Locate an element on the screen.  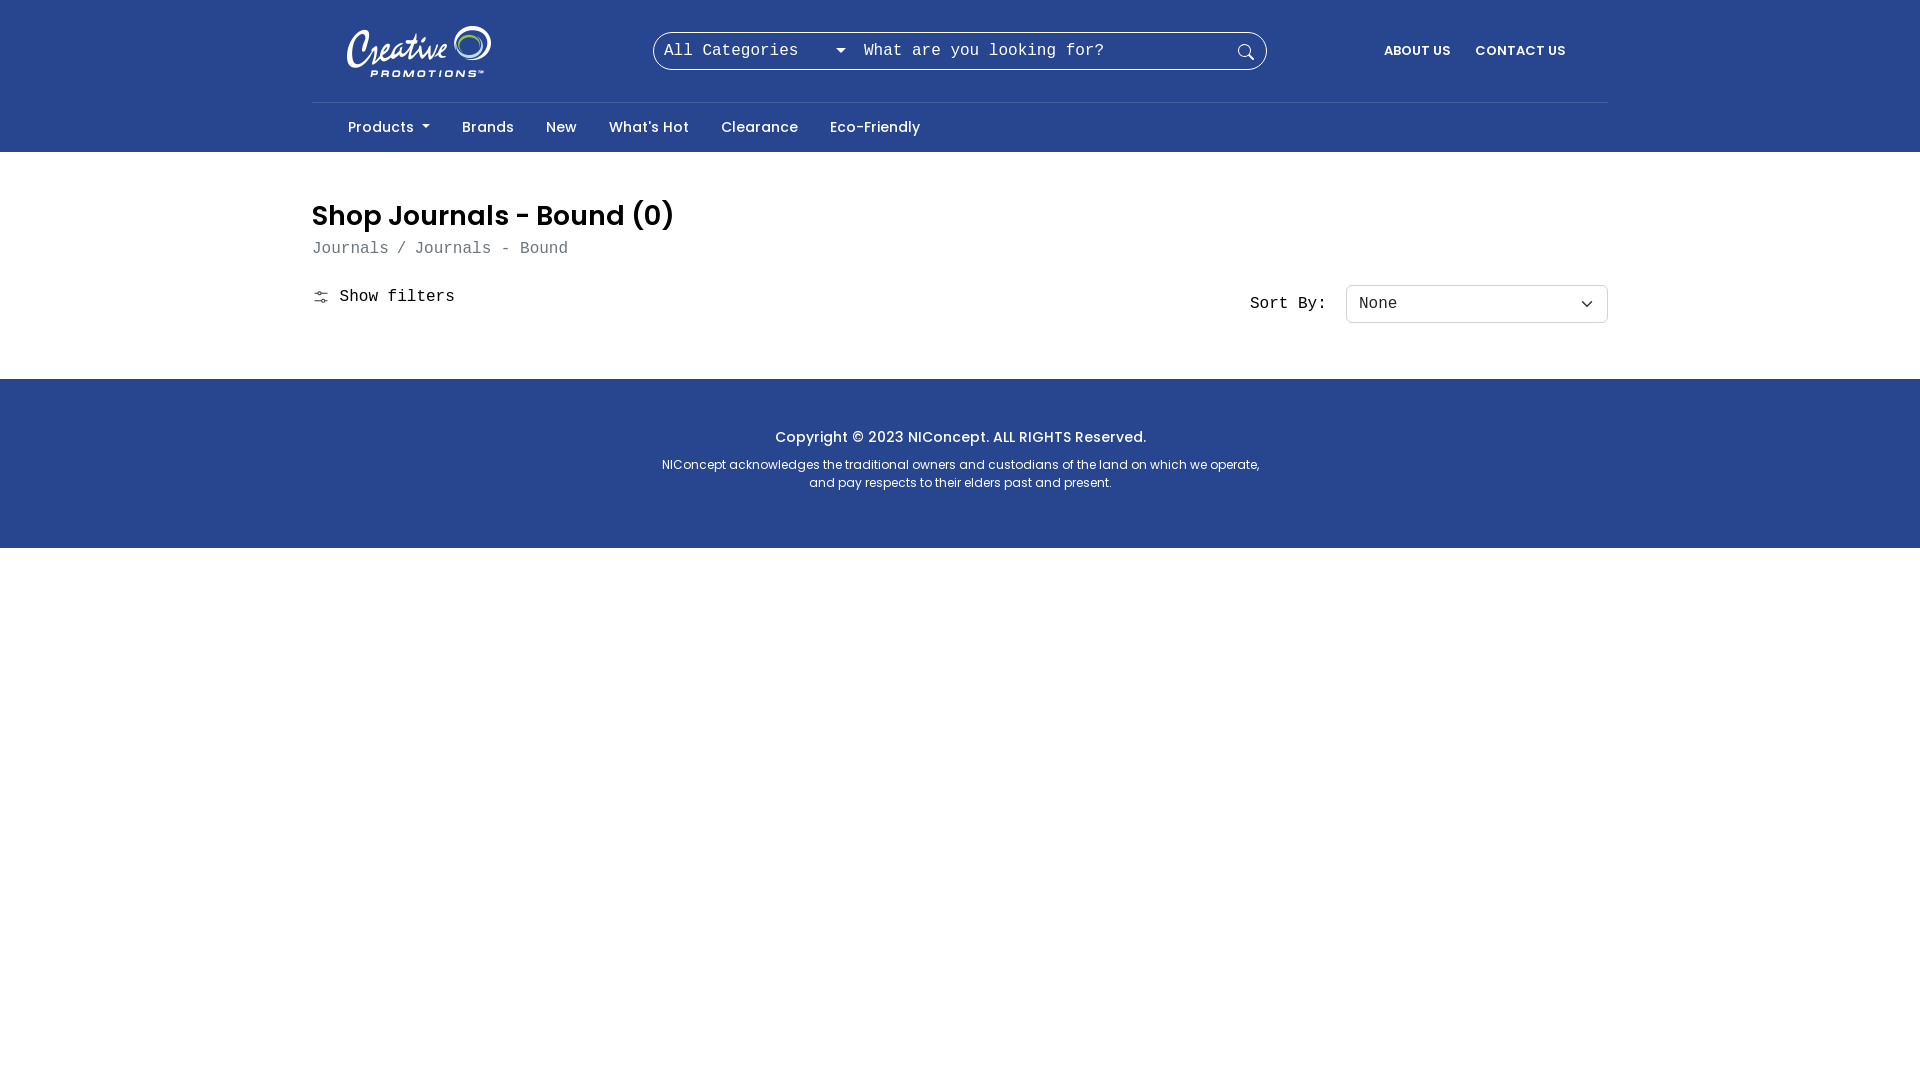
'New' is located at coordinates (560, 127).